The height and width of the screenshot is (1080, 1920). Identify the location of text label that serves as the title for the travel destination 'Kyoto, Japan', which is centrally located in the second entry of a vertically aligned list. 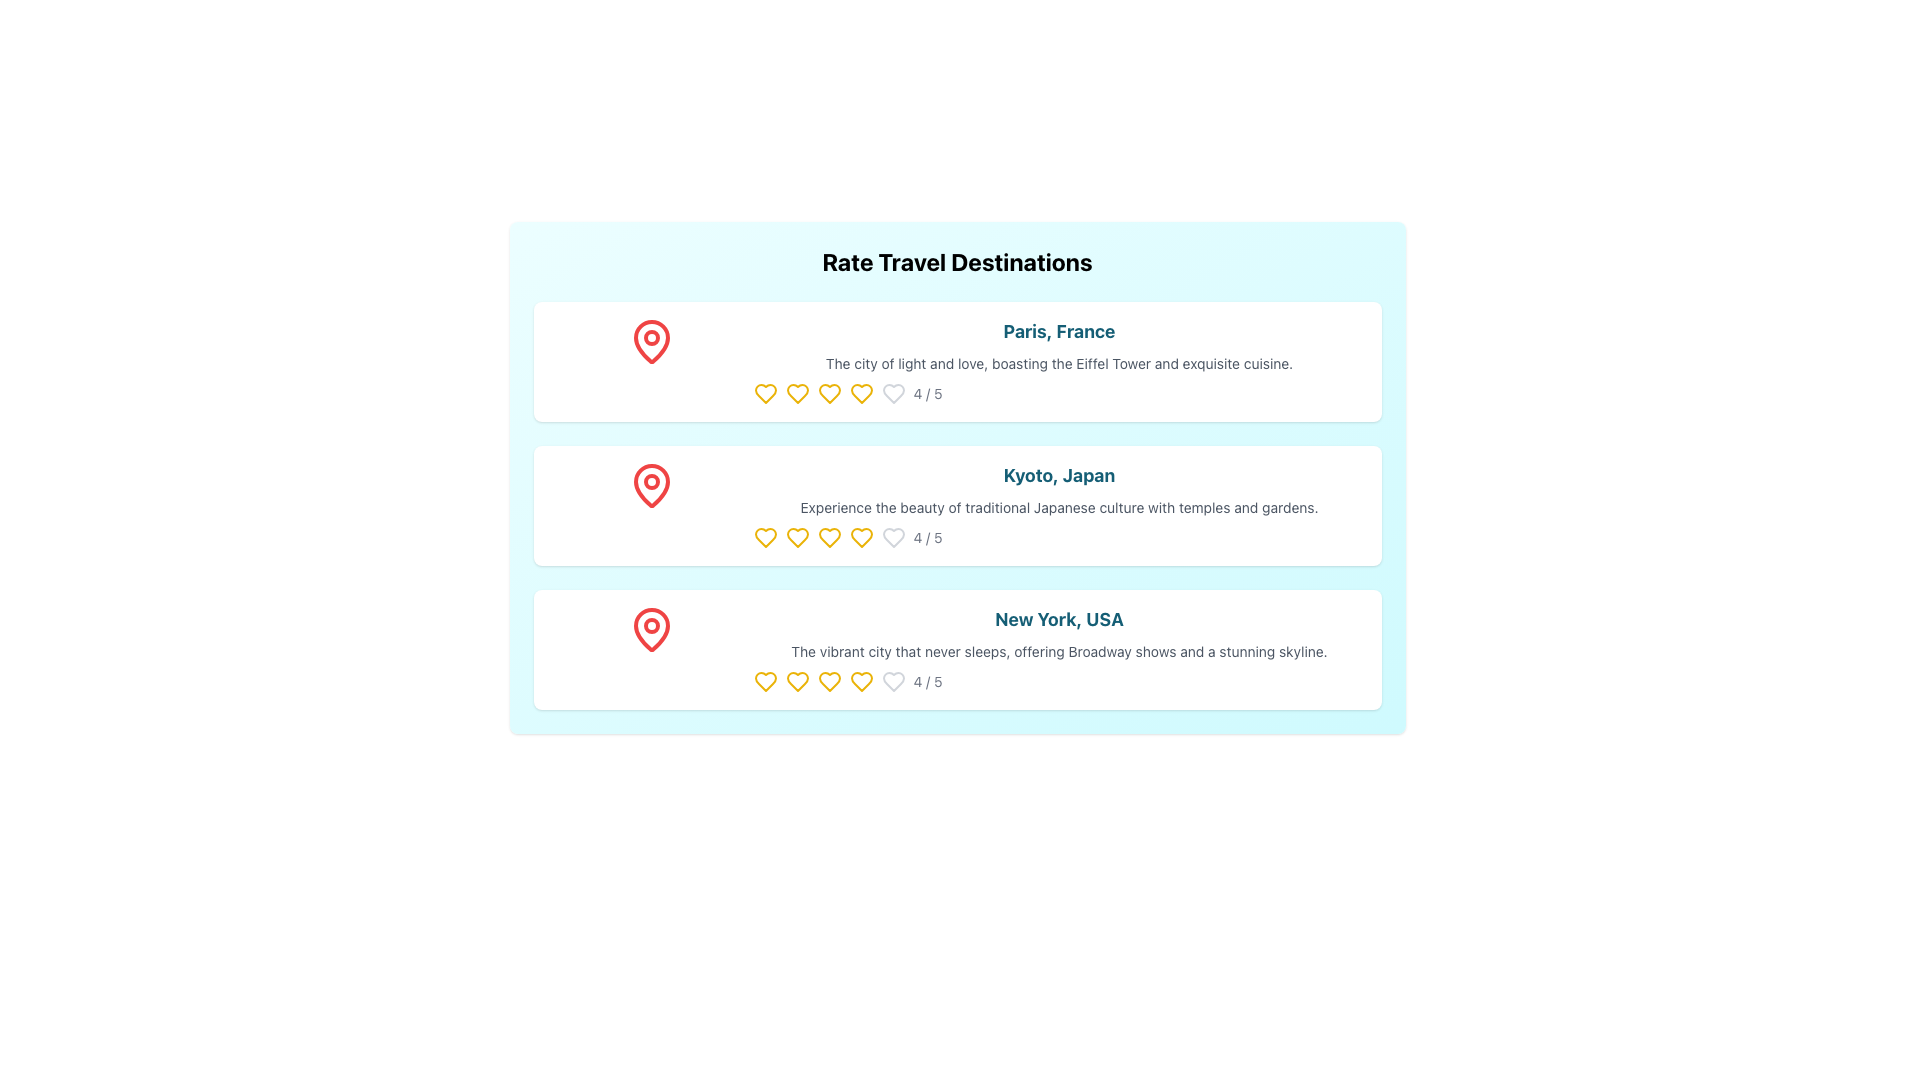
(1058, 475).